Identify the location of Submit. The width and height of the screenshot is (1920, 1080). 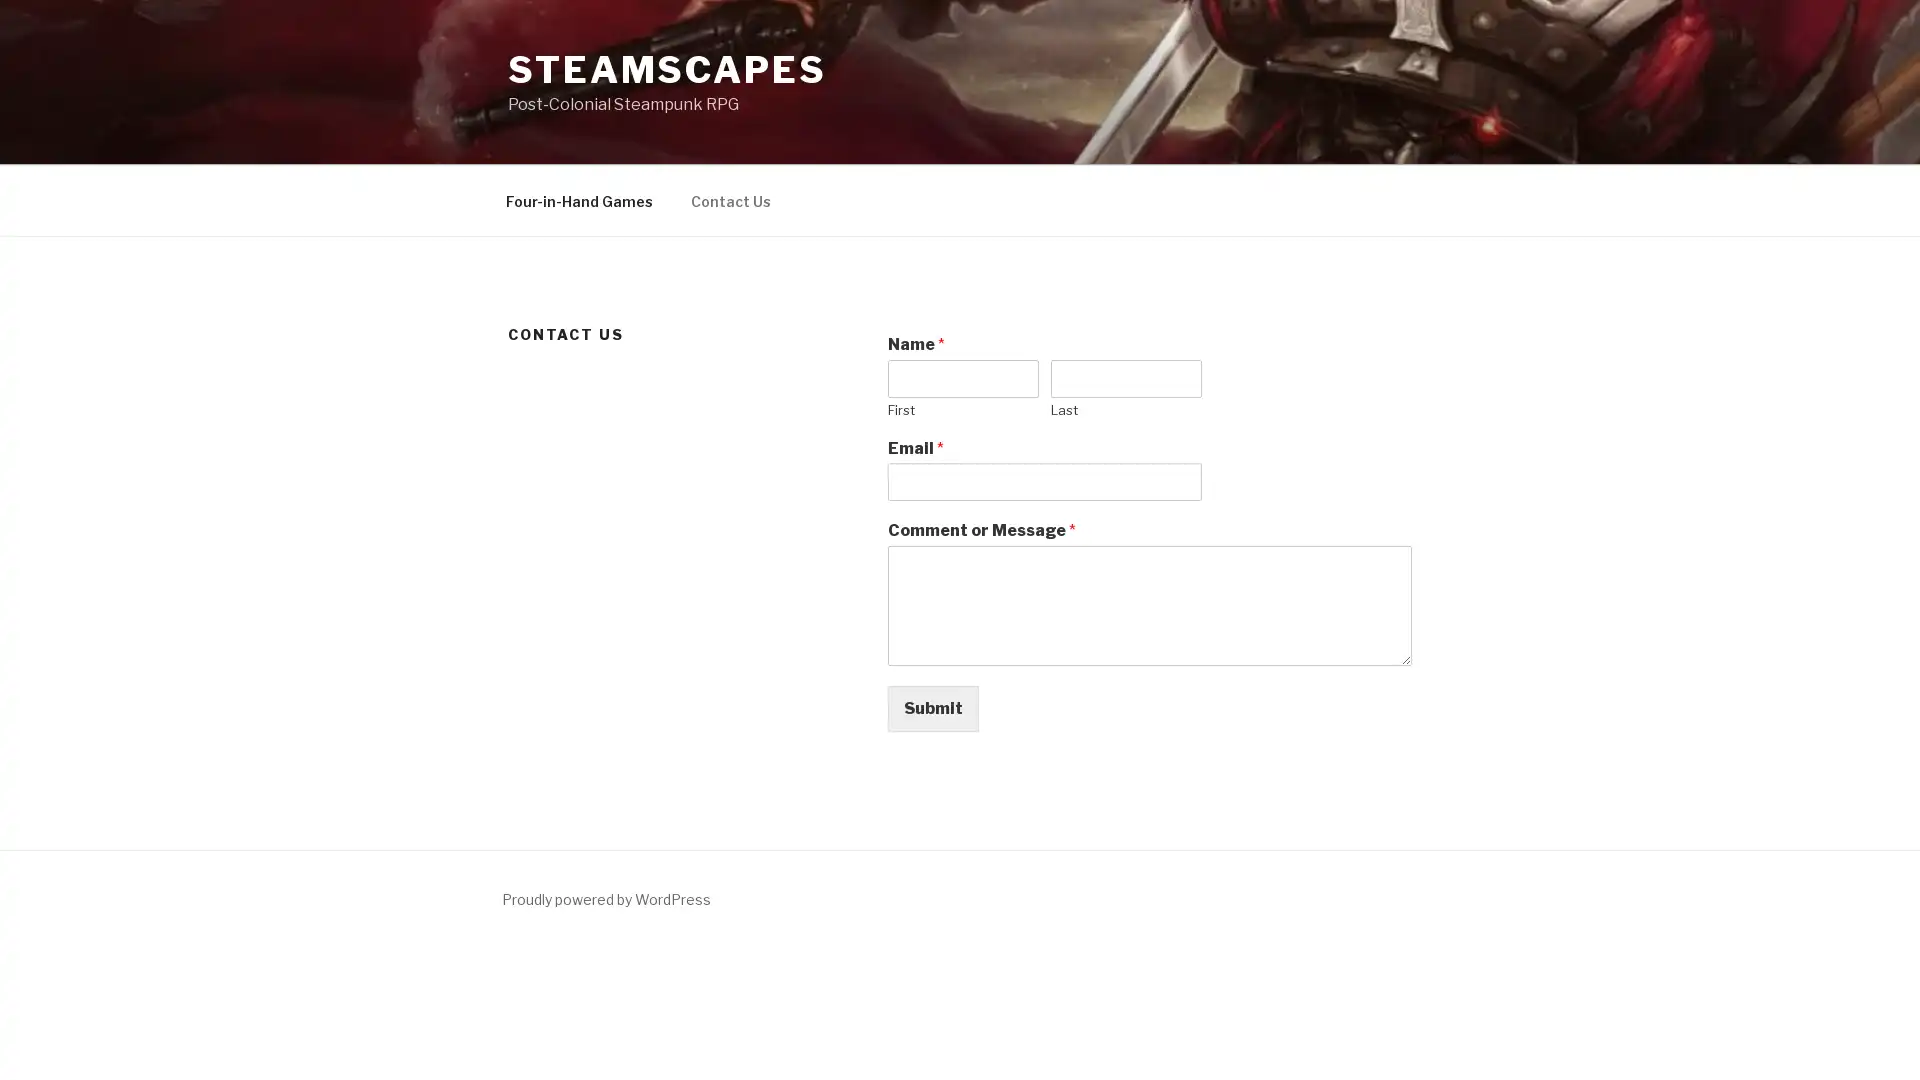
(931, 708).